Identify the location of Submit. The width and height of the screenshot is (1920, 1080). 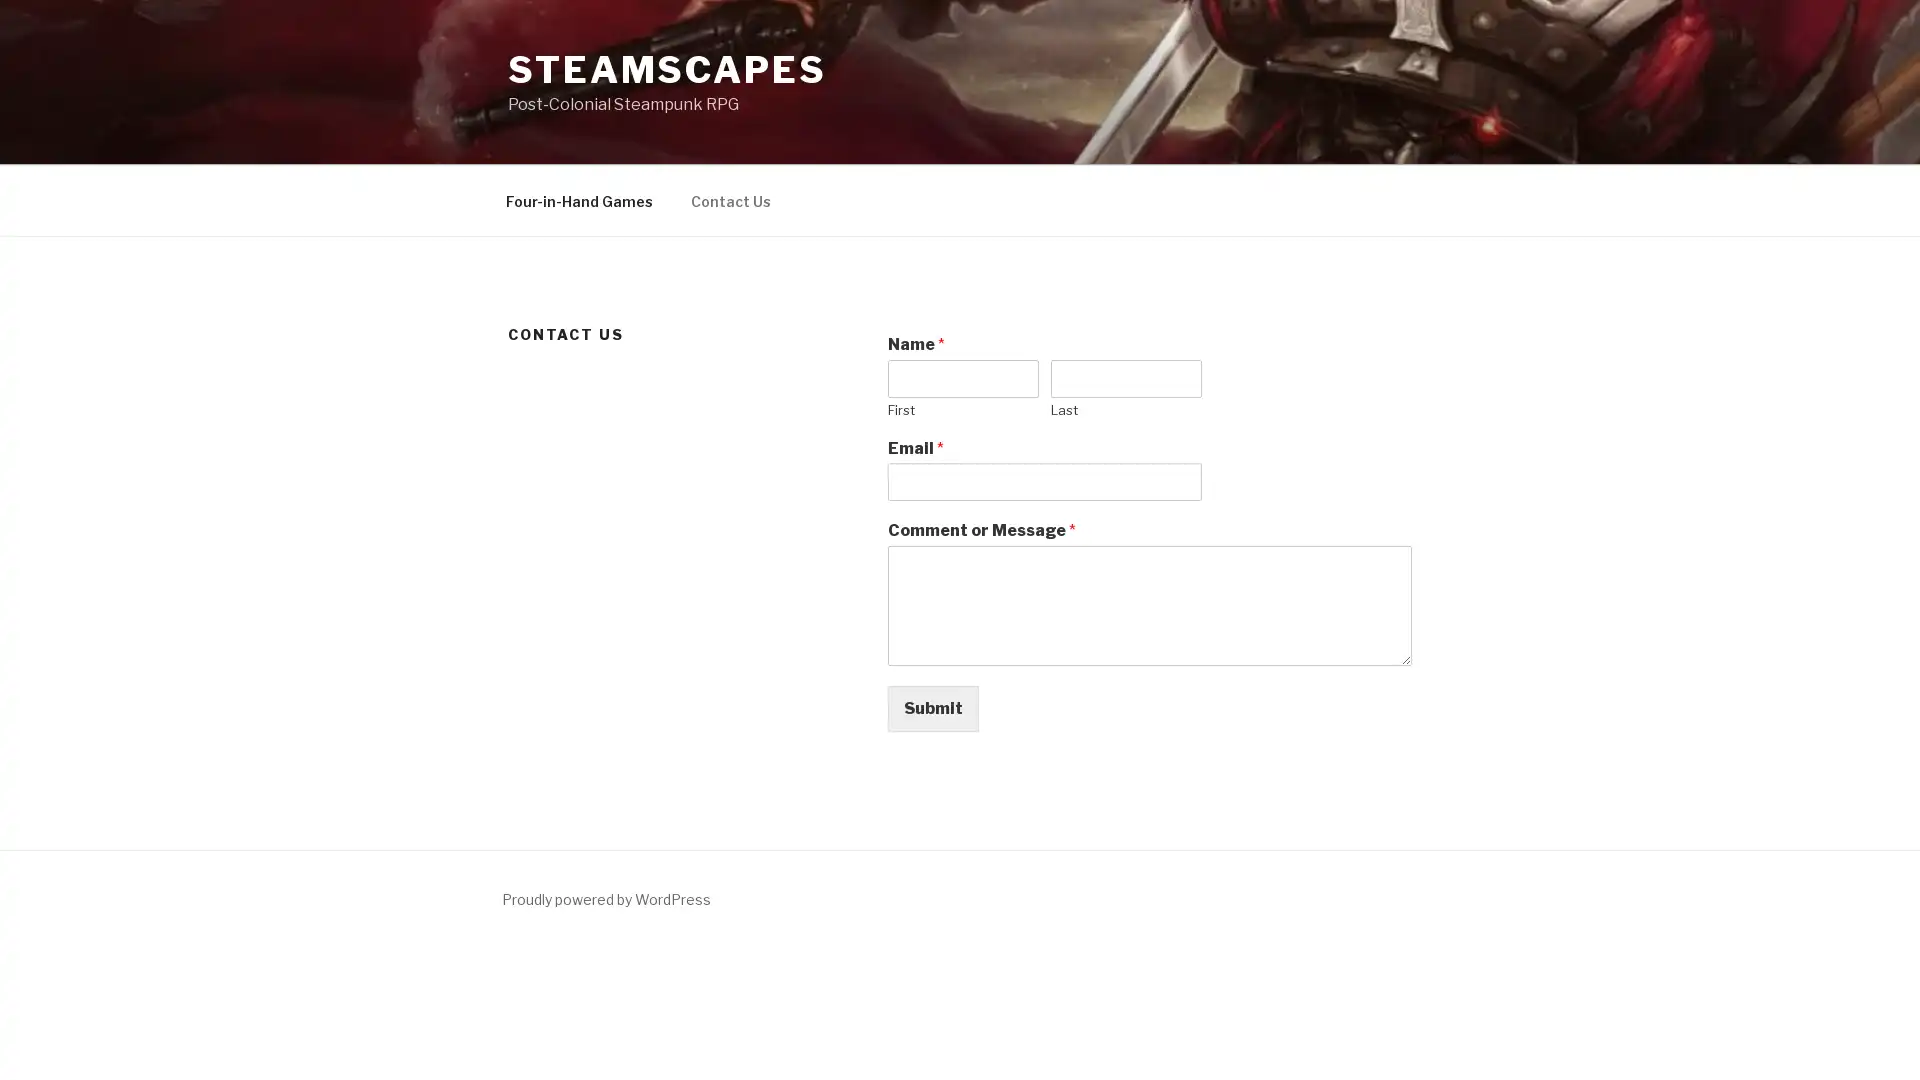
(931, 708).